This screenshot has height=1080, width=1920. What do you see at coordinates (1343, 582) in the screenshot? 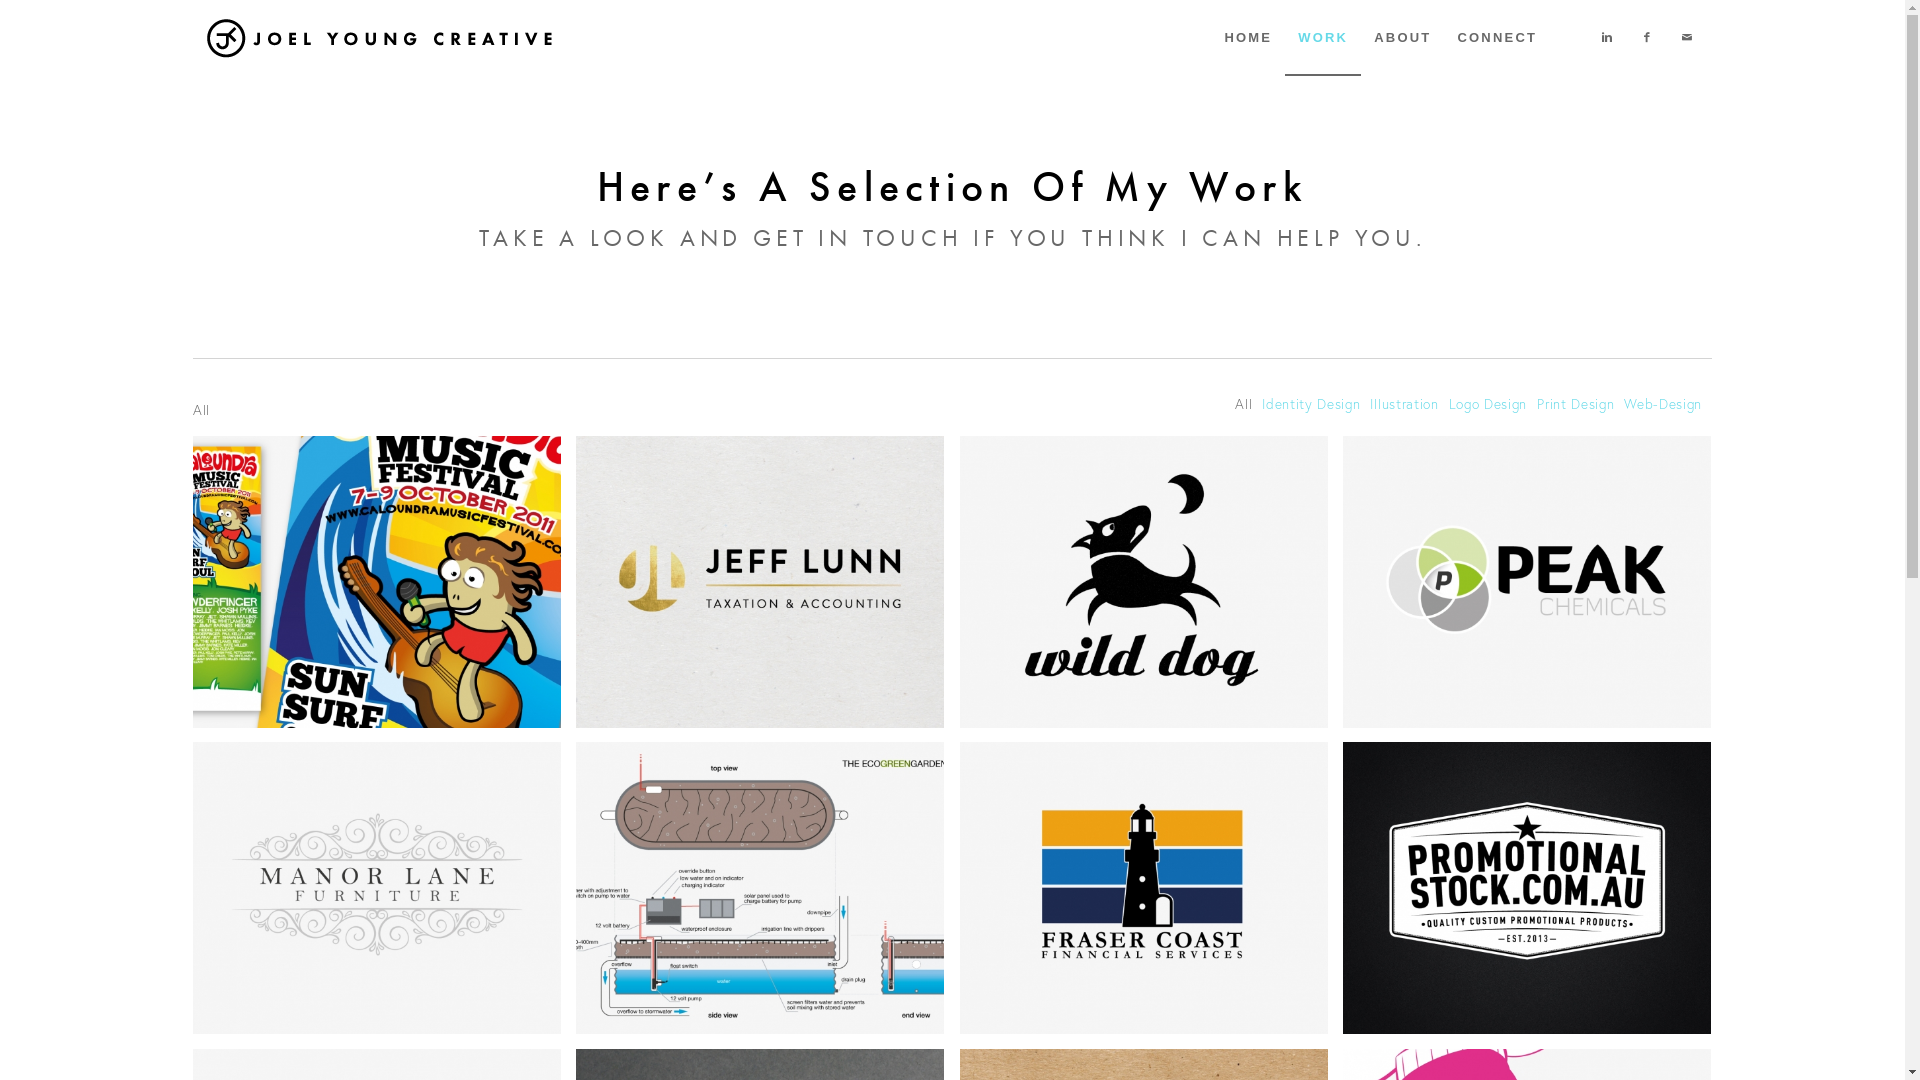
I see `'Peak Chemicals logo'` at bounding box center [1343, 582].